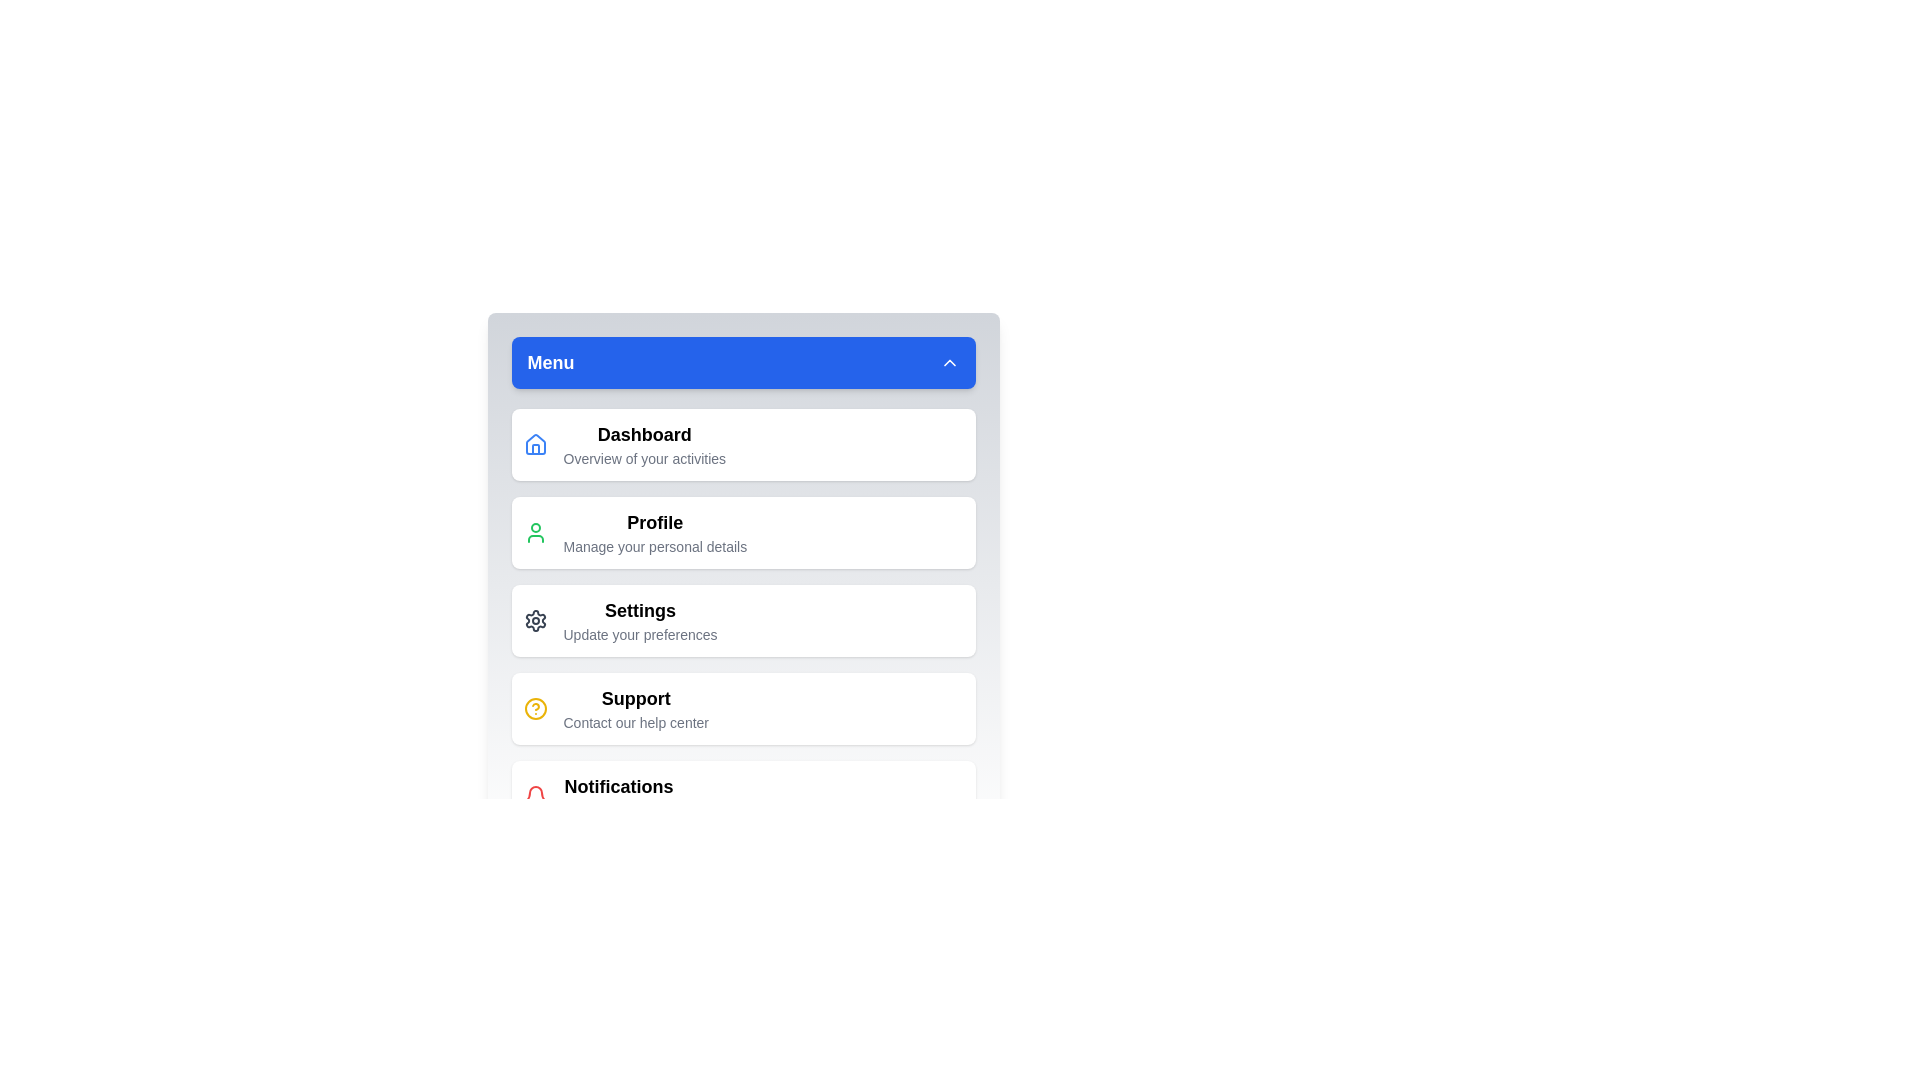 The width and height of the screenshot is (1920, 1080). What do you see at coordinates (535, 708) in the screenshot?
I see `the 'Support' section icon represented by the SVG circle element, which visually indicates help or assistance, located next to the 'Contact our help center' text` at bounding box center [535, 708].